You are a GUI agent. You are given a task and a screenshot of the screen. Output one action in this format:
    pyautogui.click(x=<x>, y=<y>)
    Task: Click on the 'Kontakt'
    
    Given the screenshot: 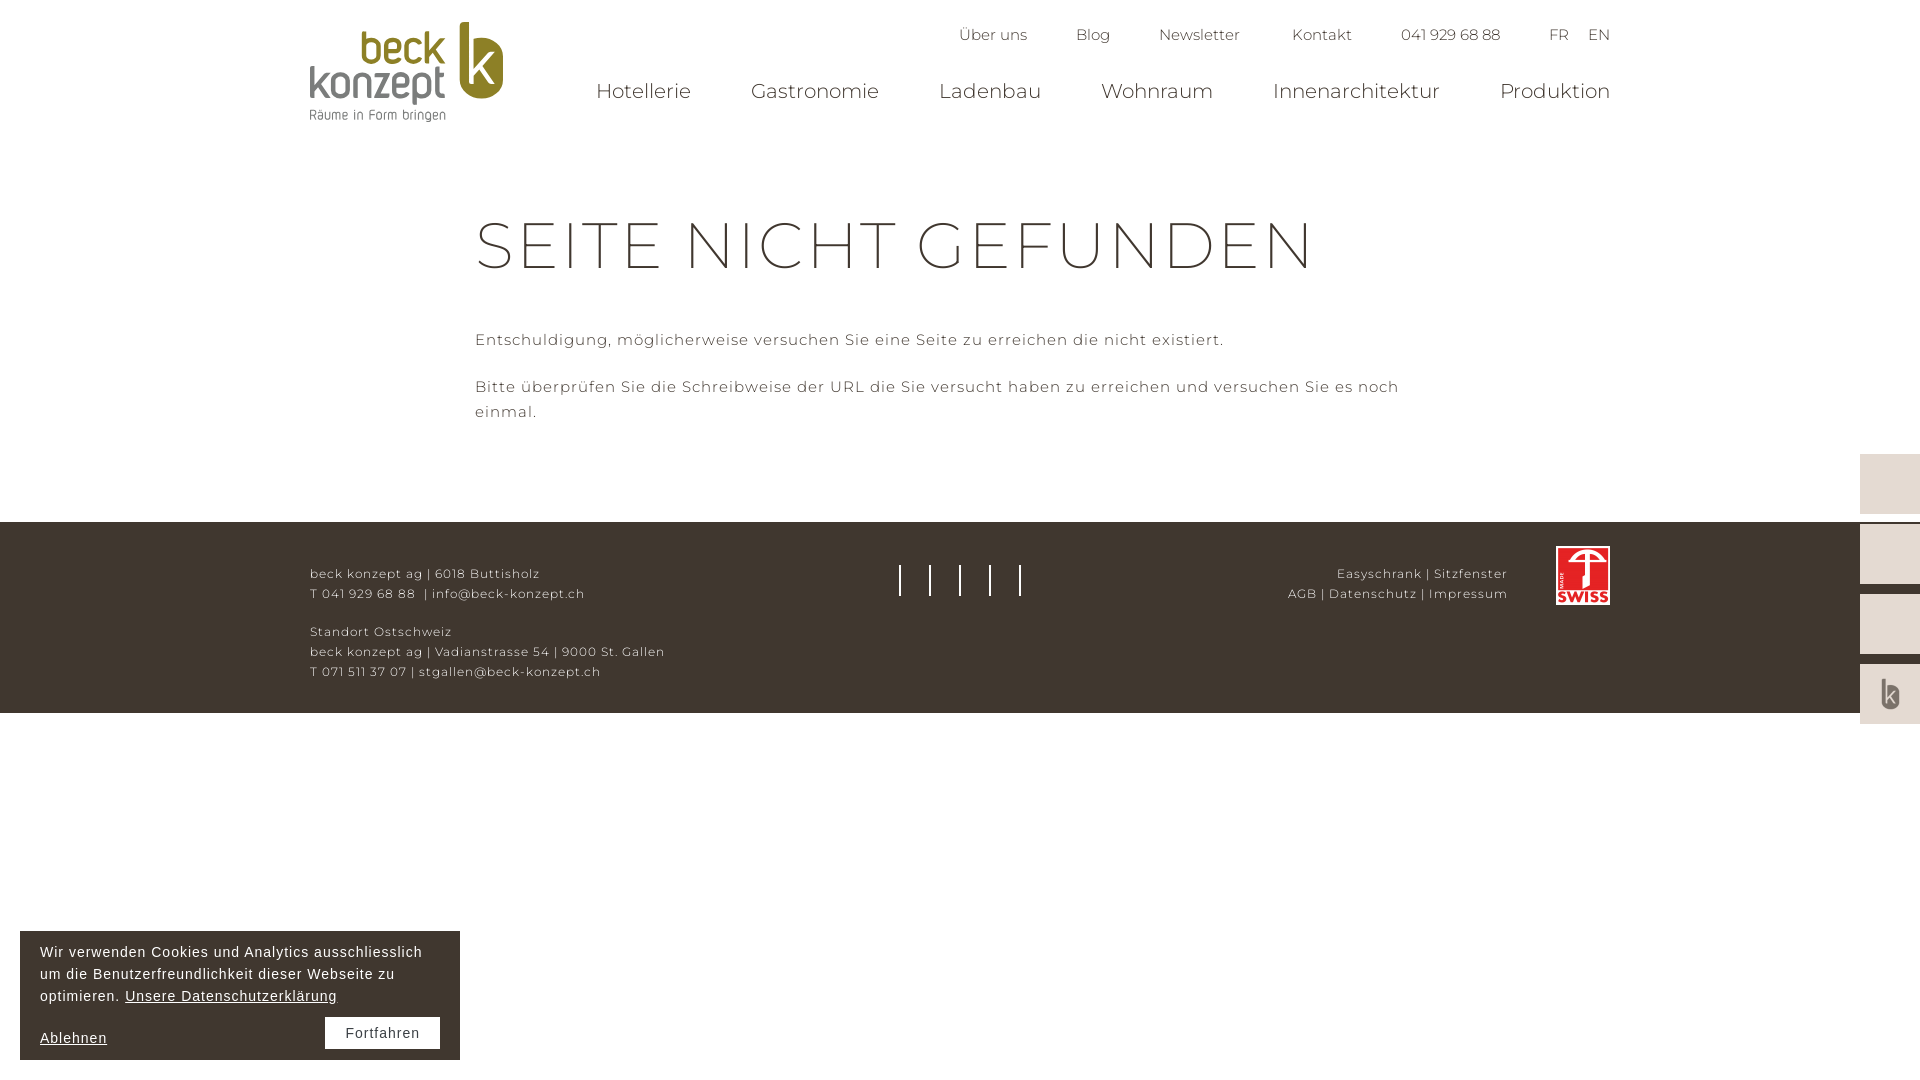 What is the action you would take?
    pyautogui.click(x=1289, y=34)
    